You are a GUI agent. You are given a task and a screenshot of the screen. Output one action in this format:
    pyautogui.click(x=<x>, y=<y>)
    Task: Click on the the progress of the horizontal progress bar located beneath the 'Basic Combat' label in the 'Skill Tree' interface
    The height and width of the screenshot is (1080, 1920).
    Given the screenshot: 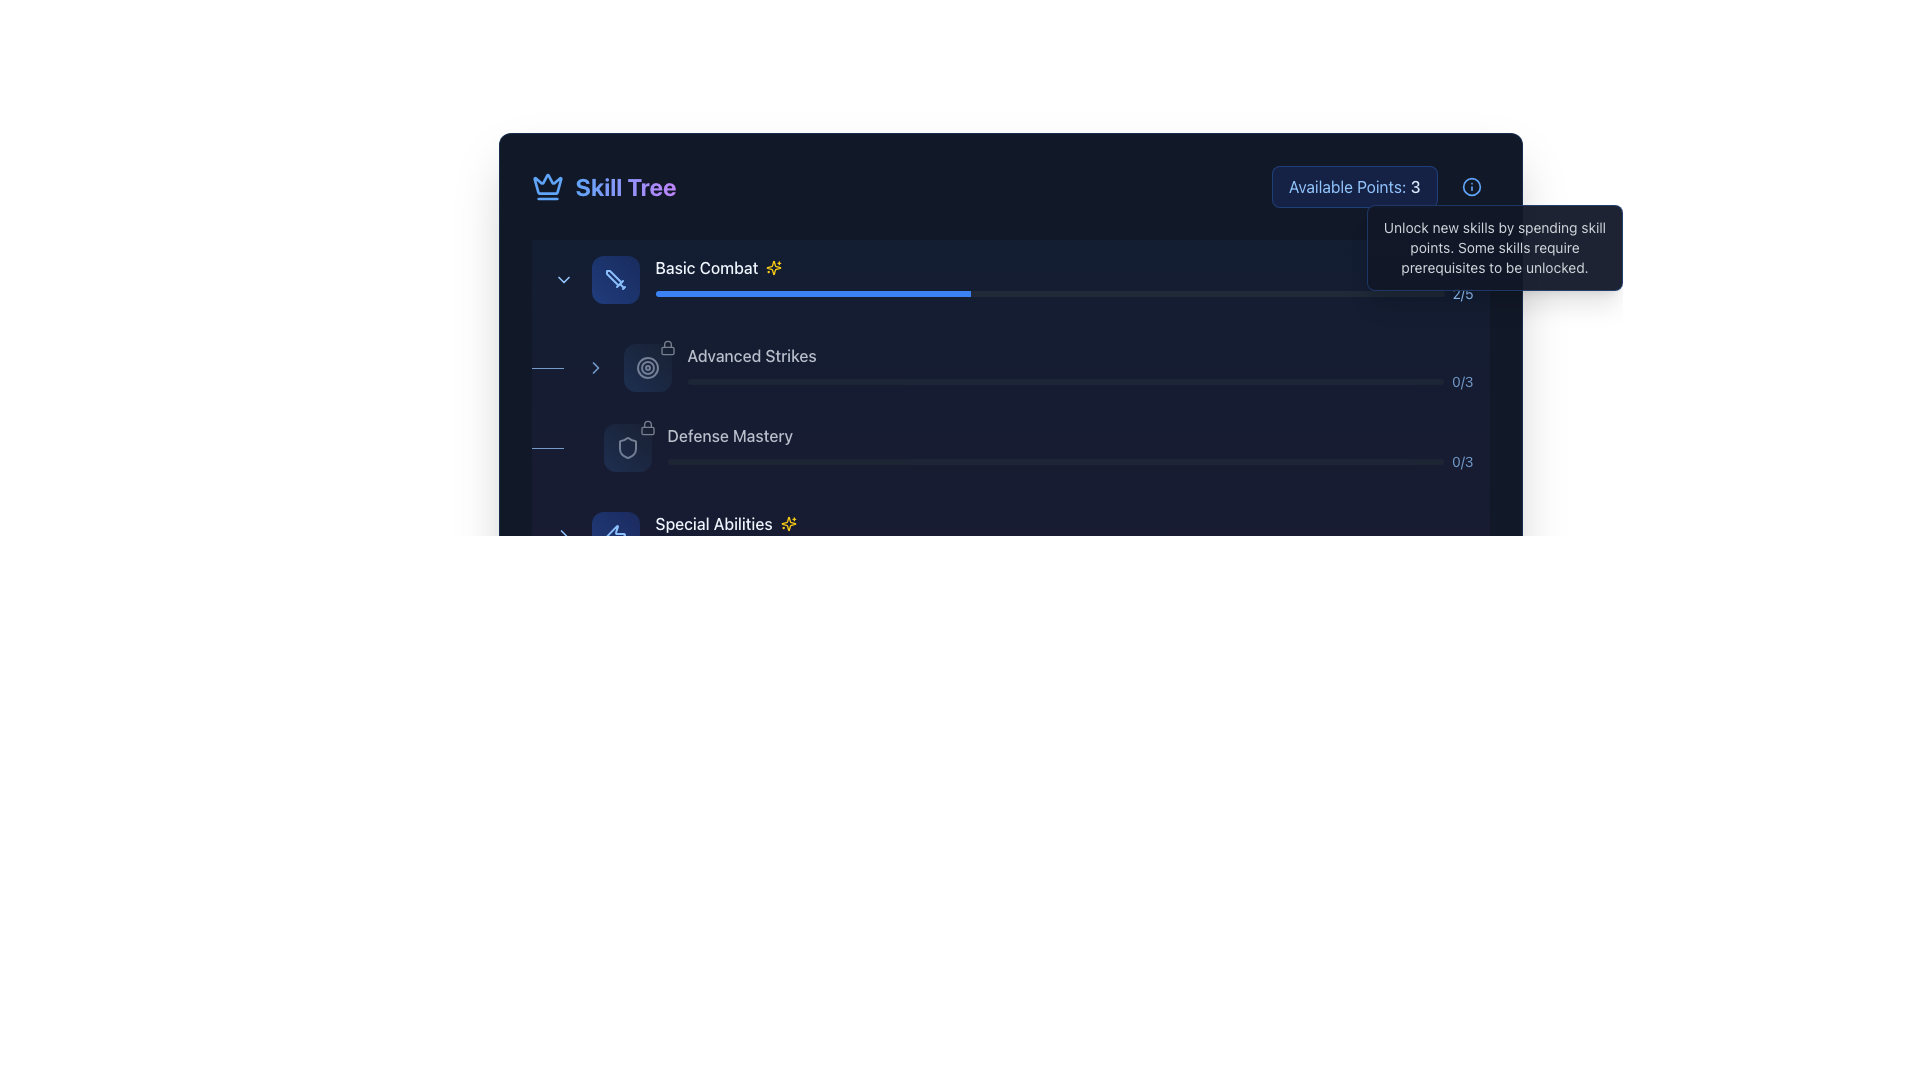 What is the action you would take?
    pyautogui.click(x=1063, y=293)
    